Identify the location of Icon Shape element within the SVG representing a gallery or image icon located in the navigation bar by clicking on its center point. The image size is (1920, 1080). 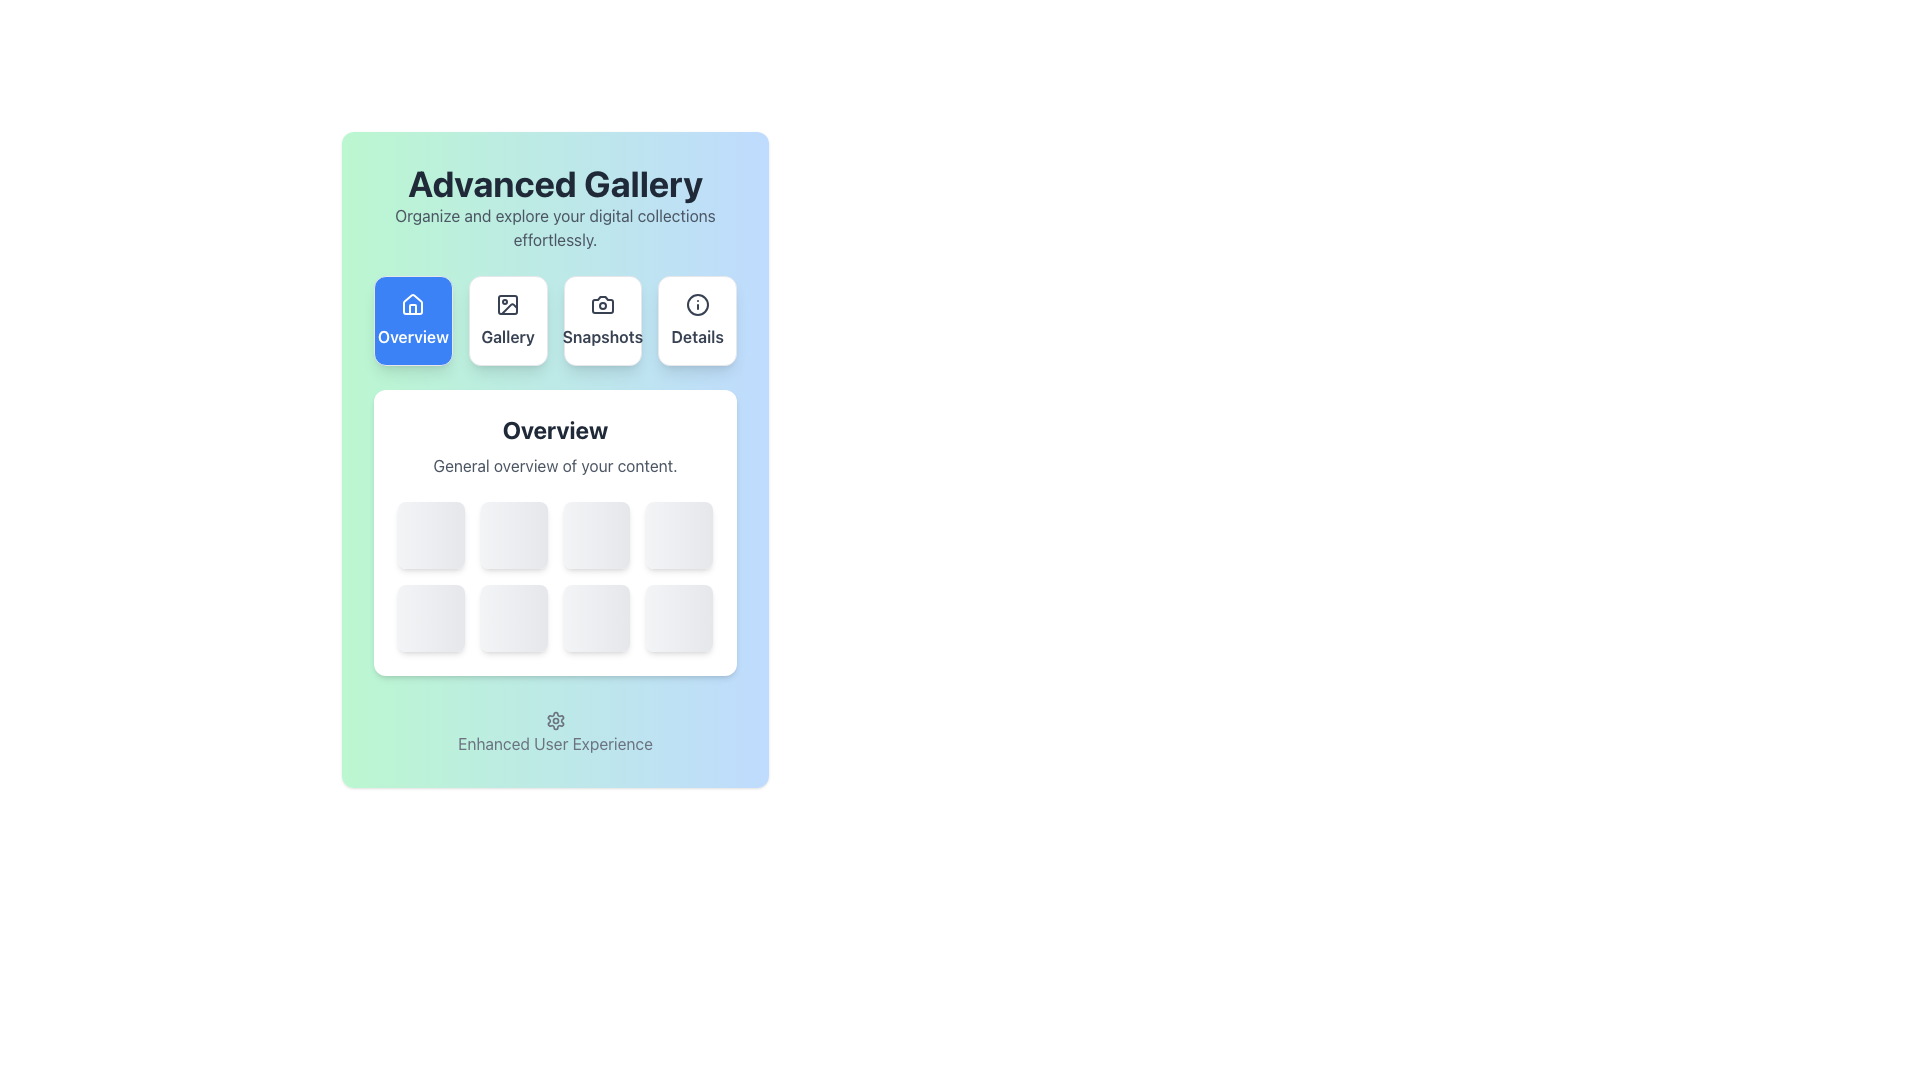
(509, 309).